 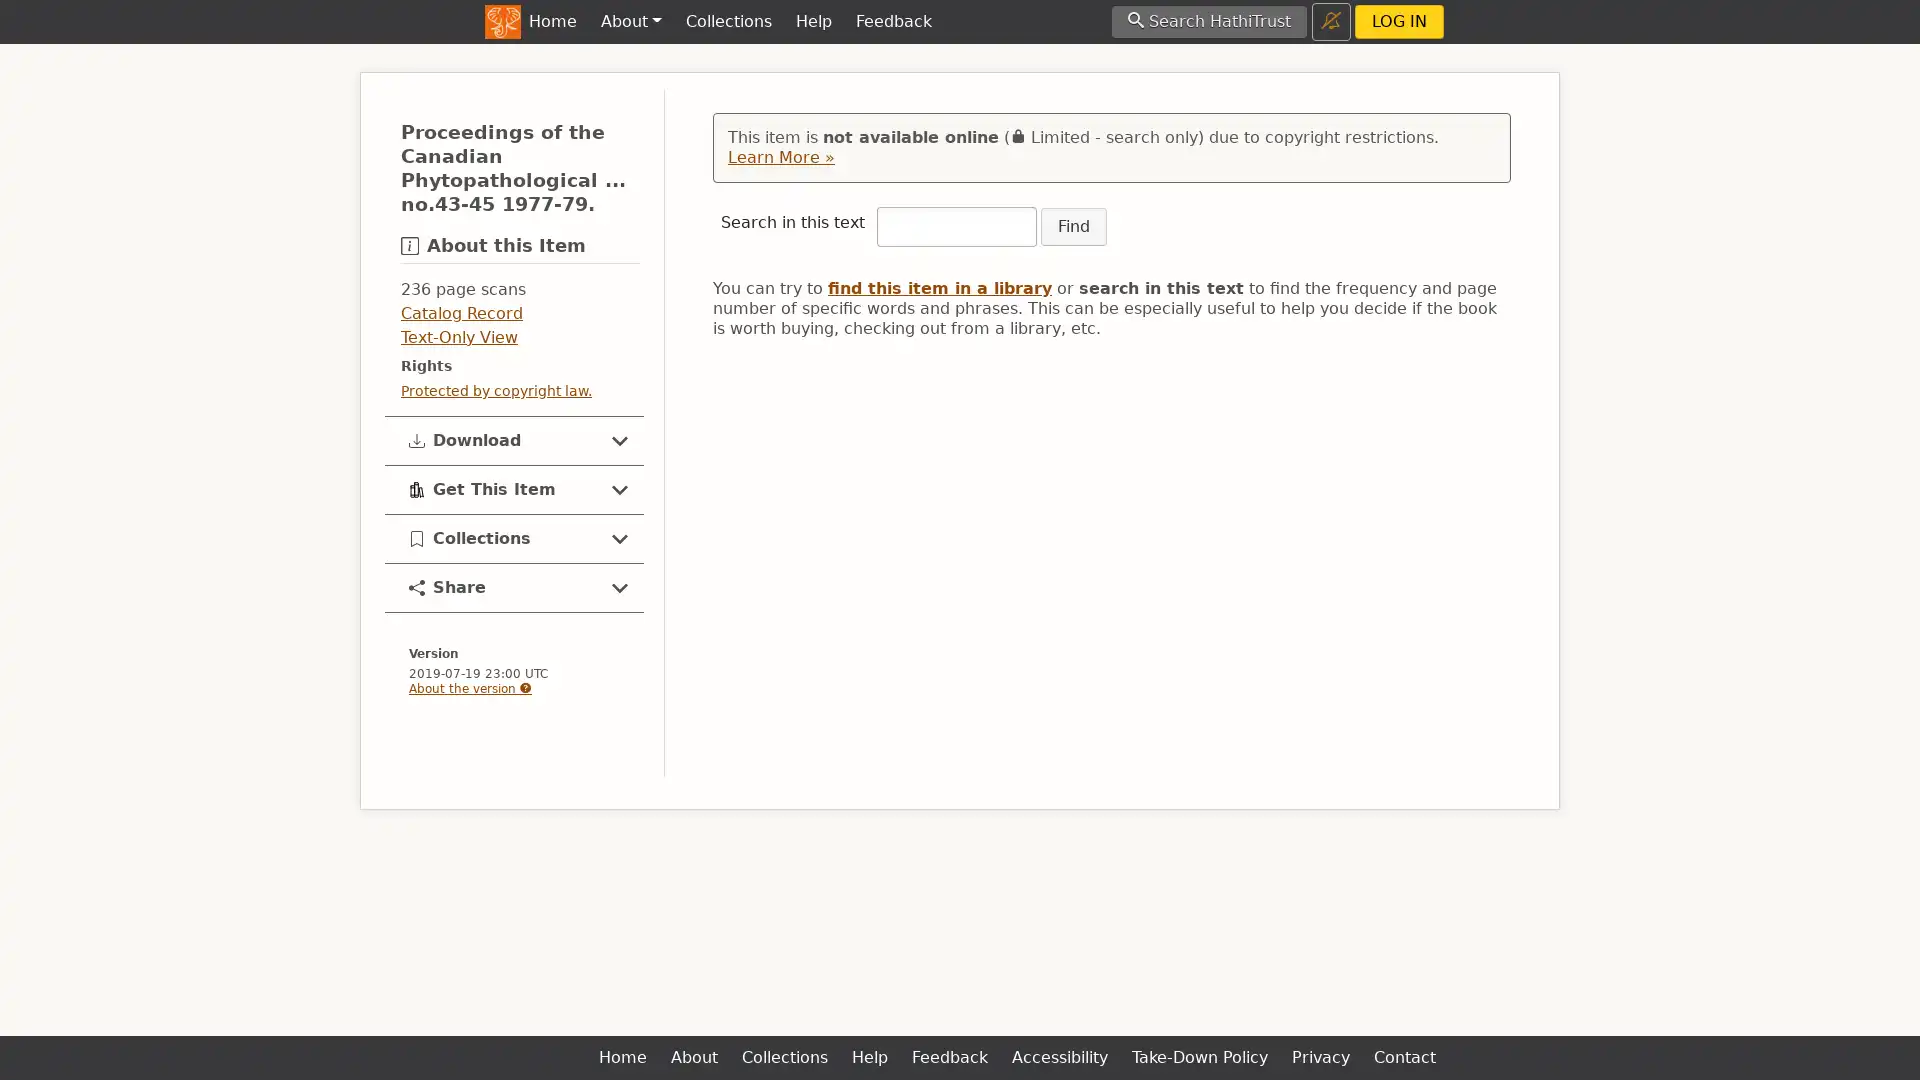 I want to click on Toggle Notifications, so click(x=1331, y=21).